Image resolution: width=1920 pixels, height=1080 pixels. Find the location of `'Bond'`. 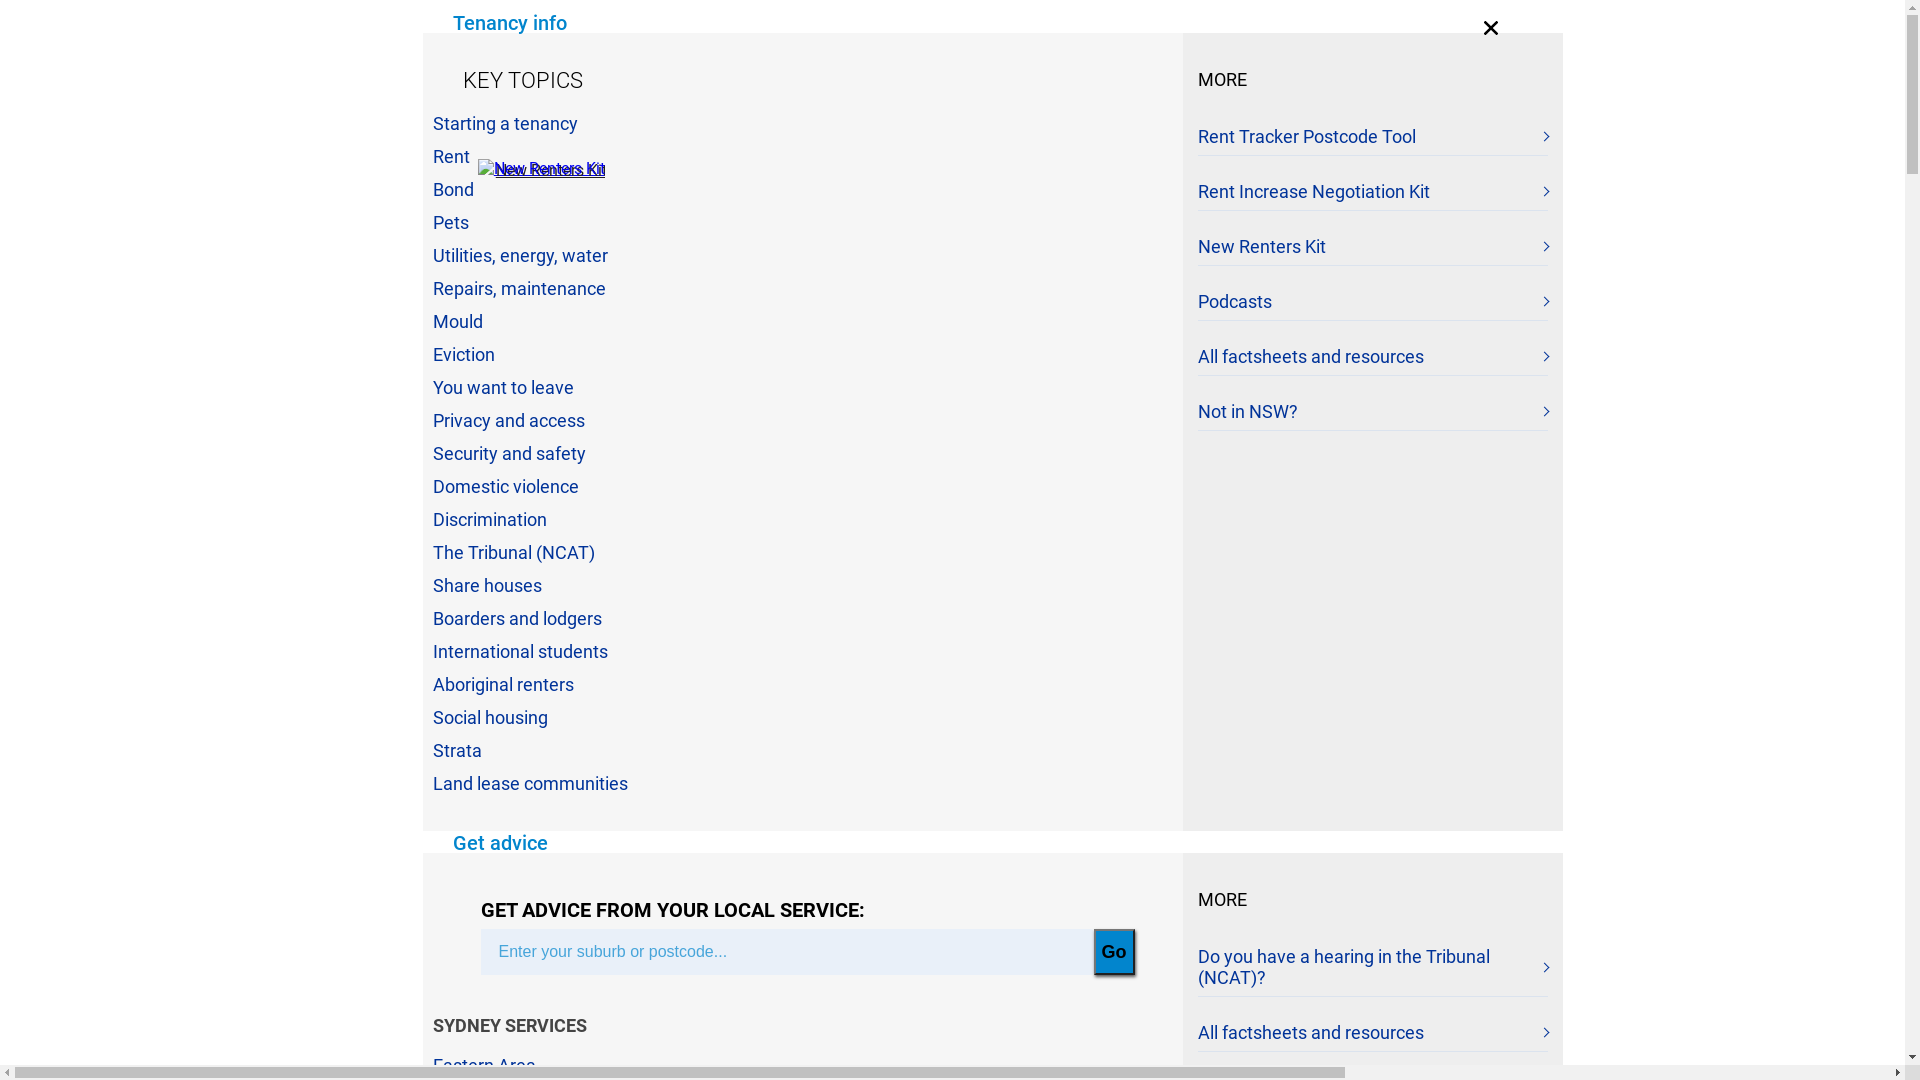

'Bond' is located at coordinates (451, 189).